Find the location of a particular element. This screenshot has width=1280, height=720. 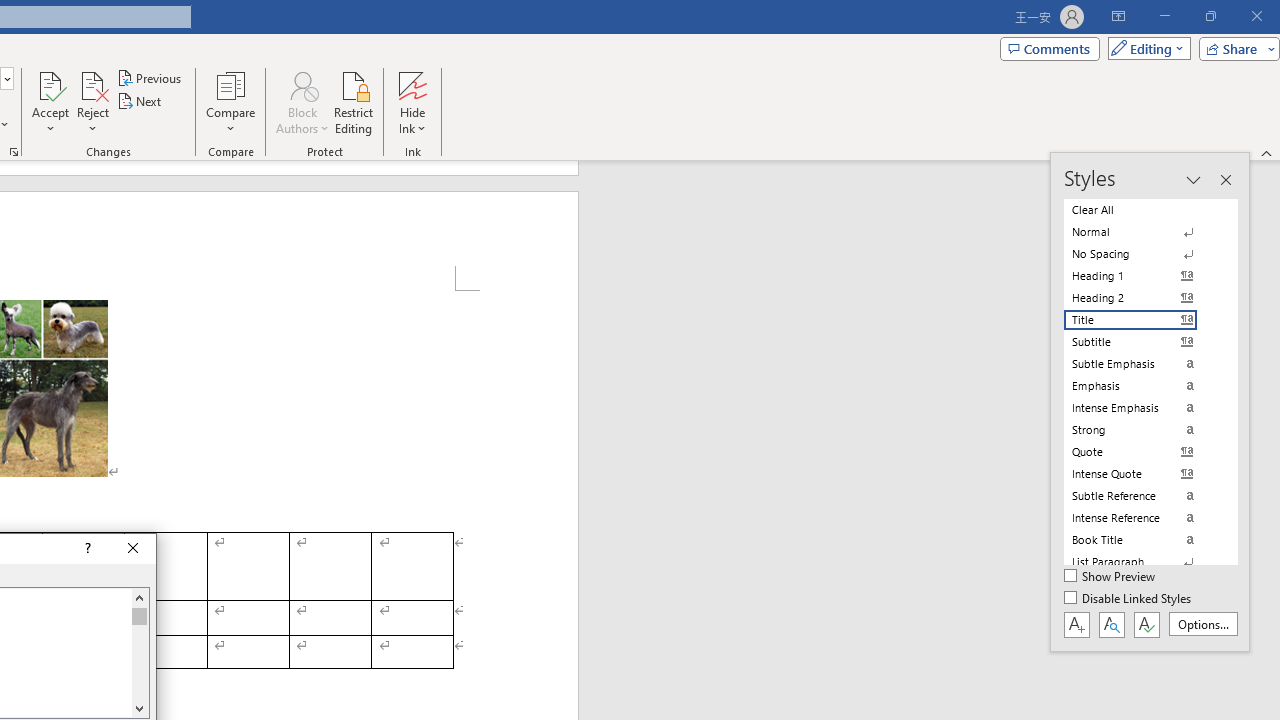

'Accept and Move to Next' is located at coordinates (50, 84).